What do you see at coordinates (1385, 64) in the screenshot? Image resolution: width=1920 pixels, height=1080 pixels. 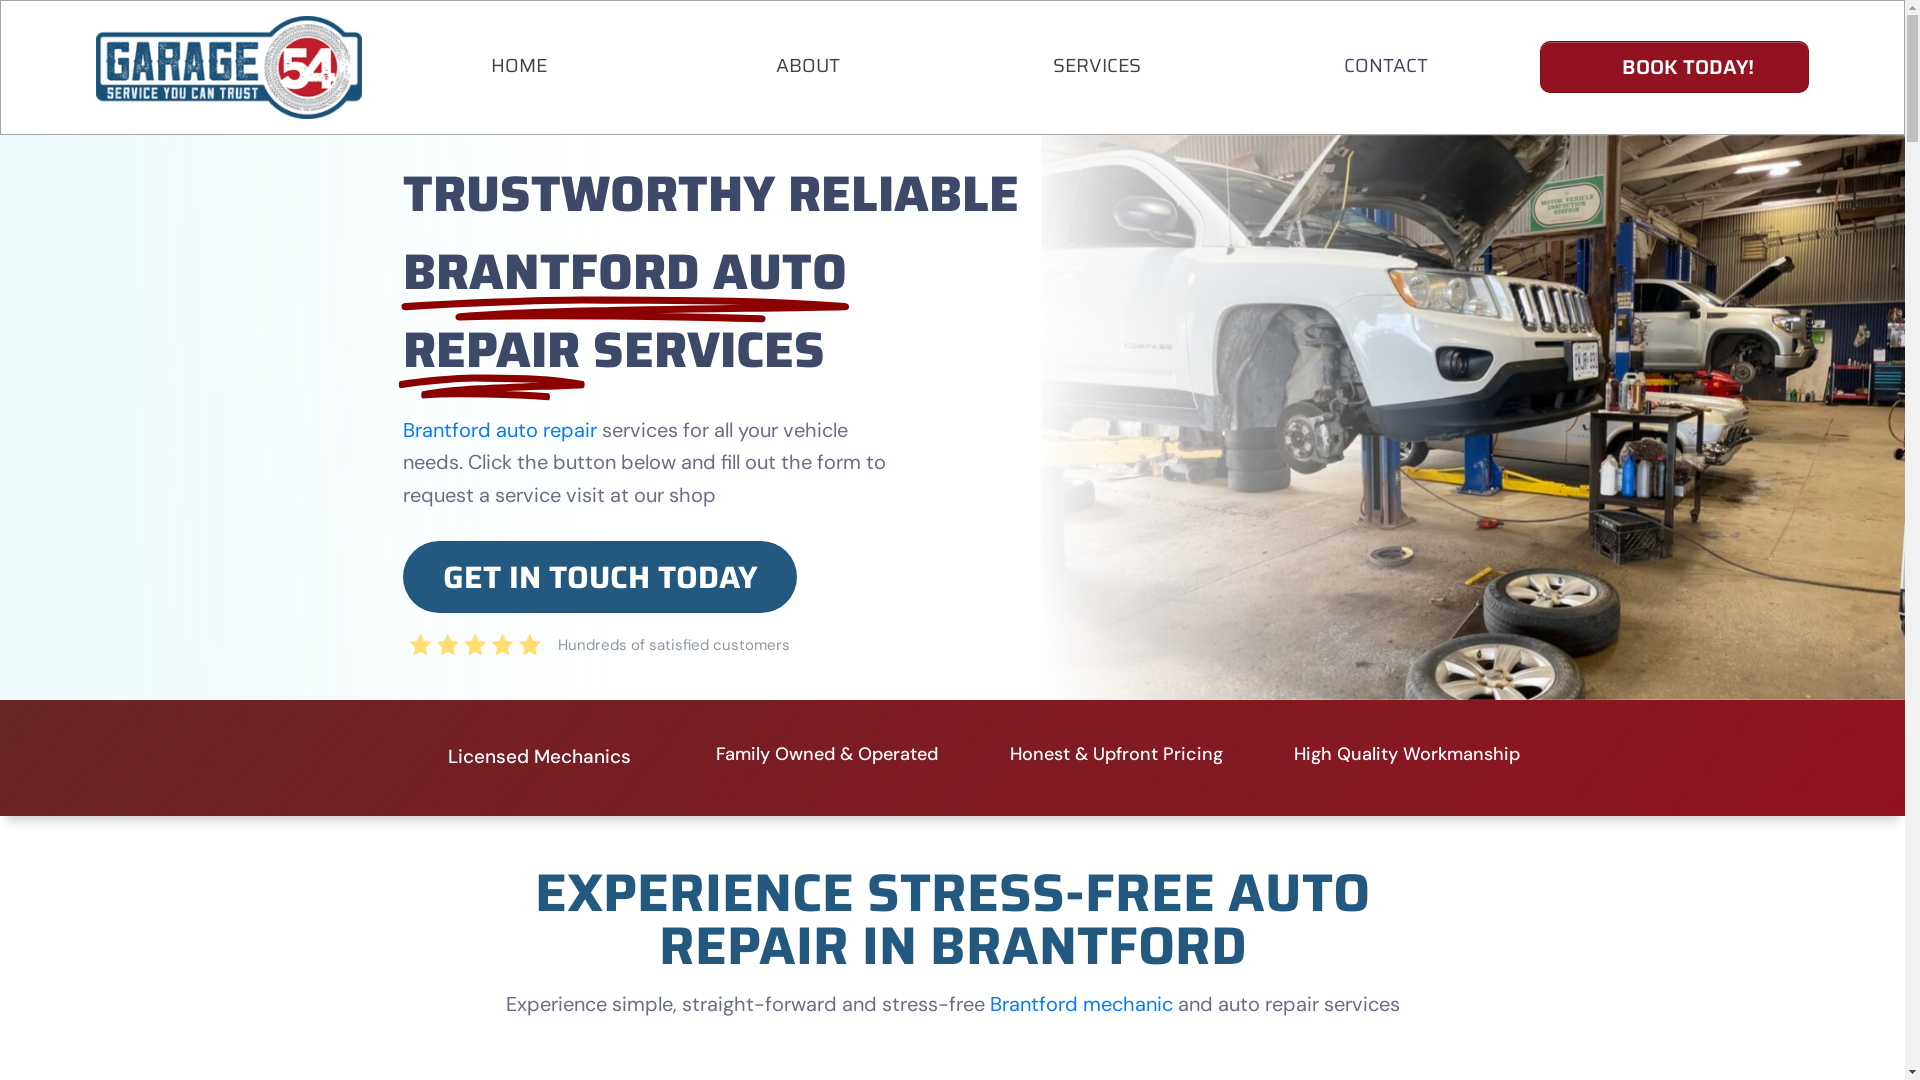 I see `'CONTACT'` at bounding box center [1385, 64].